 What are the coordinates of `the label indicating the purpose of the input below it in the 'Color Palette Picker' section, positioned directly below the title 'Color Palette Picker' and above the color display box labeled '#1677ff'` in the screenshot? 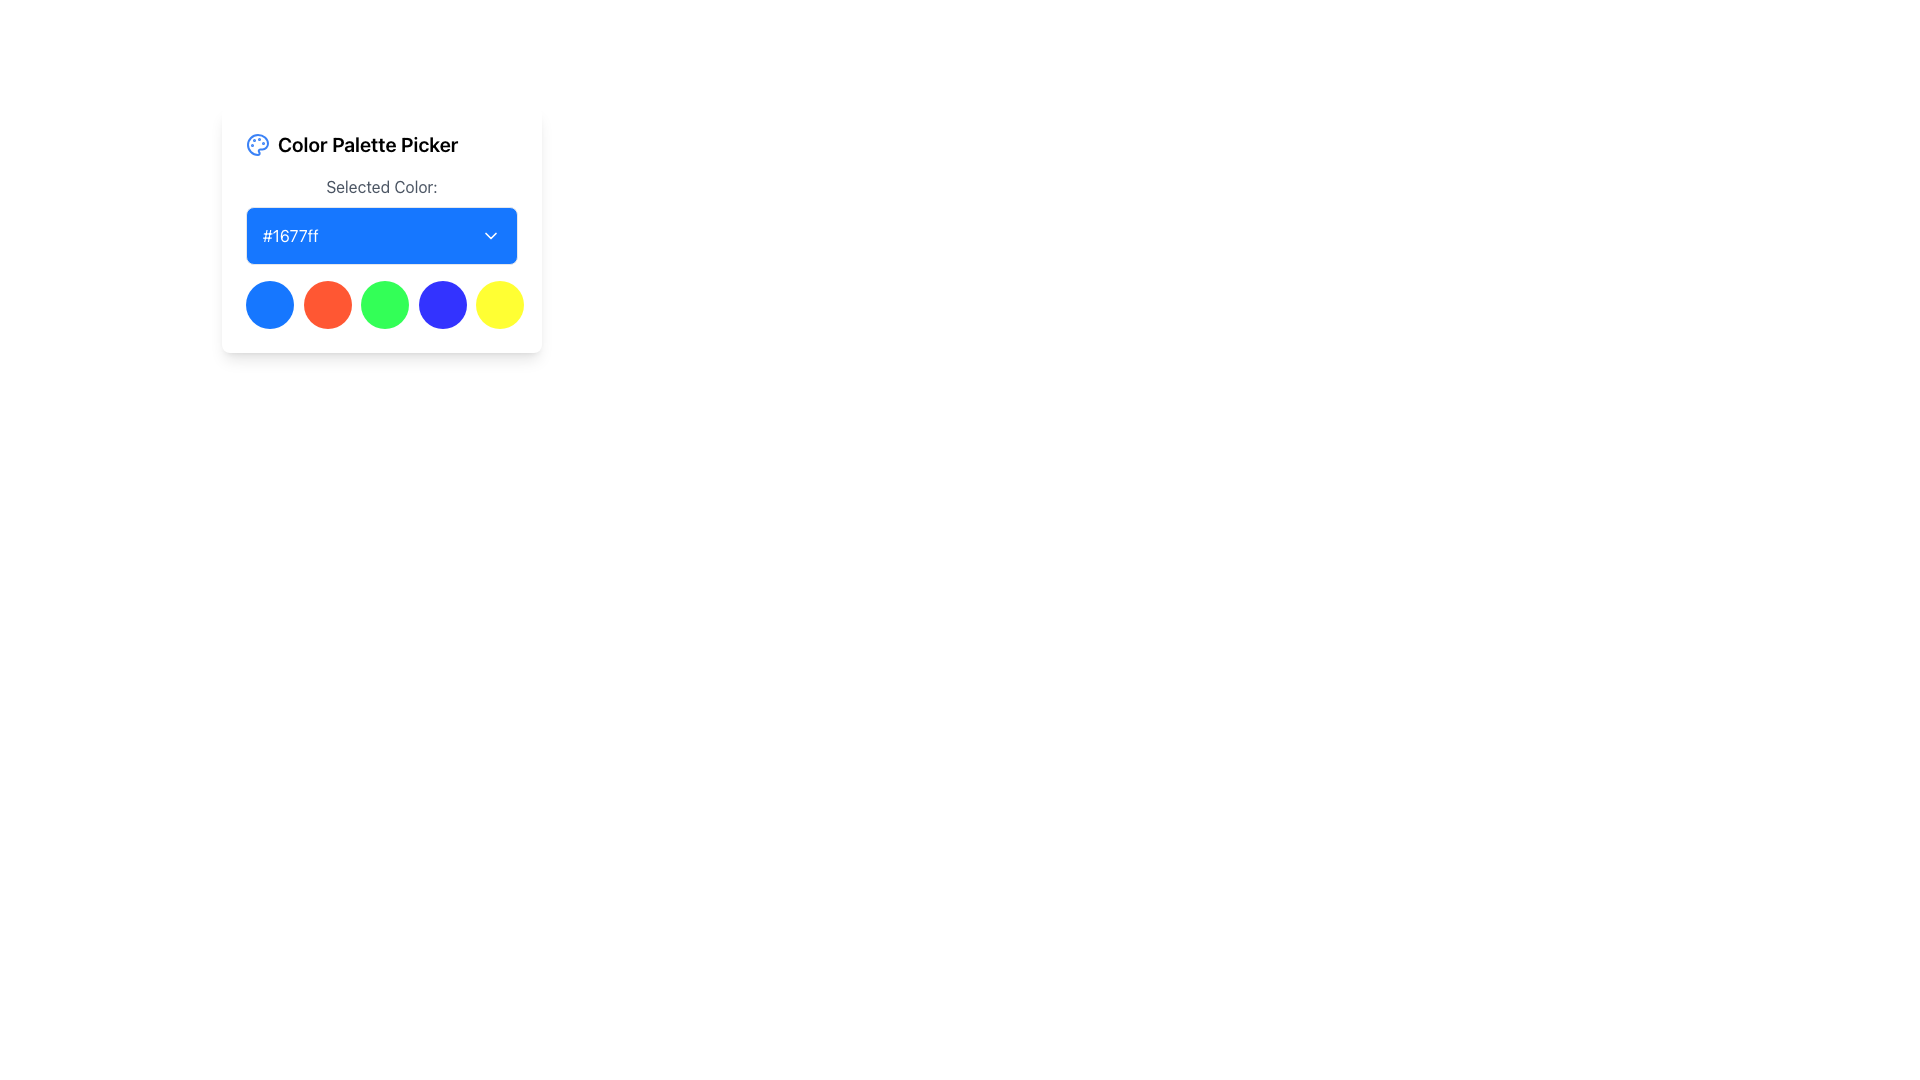 It's located at (382, 186).